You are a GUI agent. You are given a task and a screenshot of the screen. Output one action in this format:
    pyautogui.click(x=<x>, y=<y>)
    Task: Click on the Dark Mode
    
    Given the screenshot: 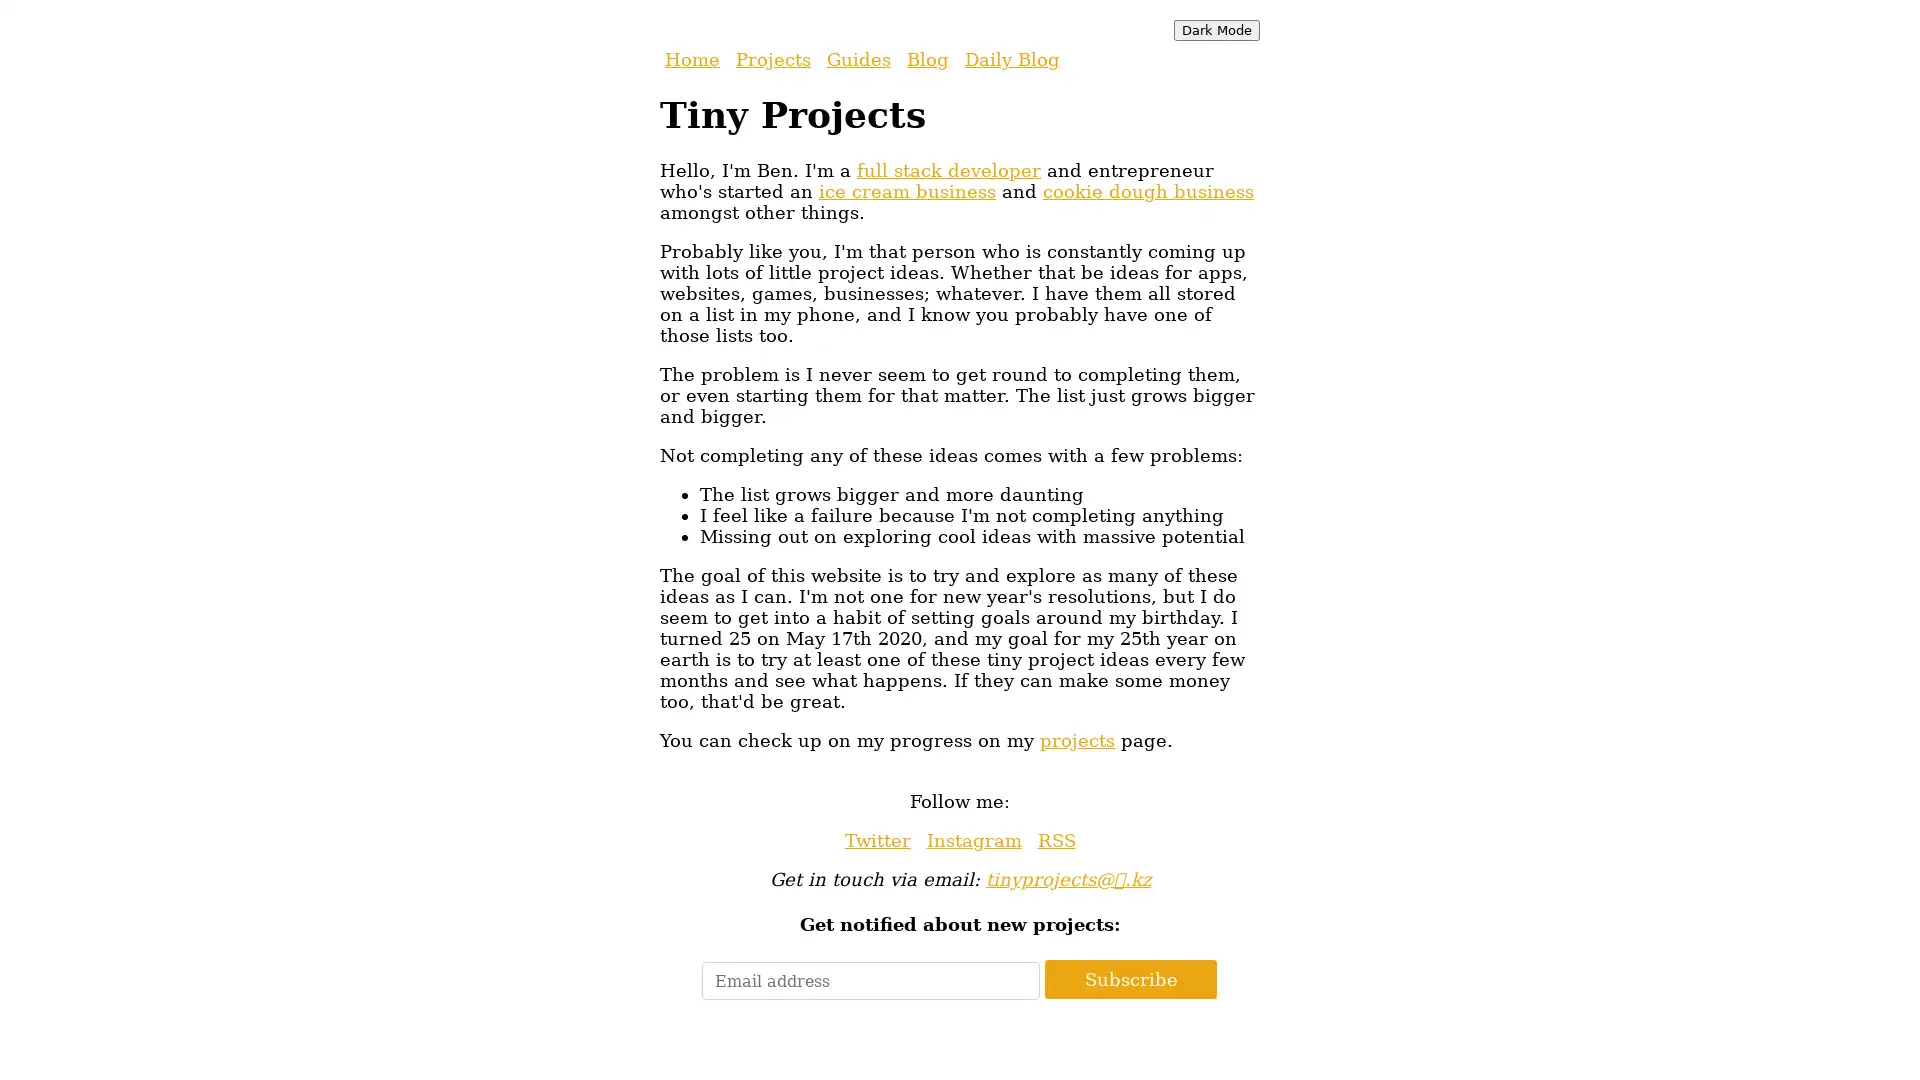 What is the action you would take?
    pyautogui.click(x=1216, y=30)
    